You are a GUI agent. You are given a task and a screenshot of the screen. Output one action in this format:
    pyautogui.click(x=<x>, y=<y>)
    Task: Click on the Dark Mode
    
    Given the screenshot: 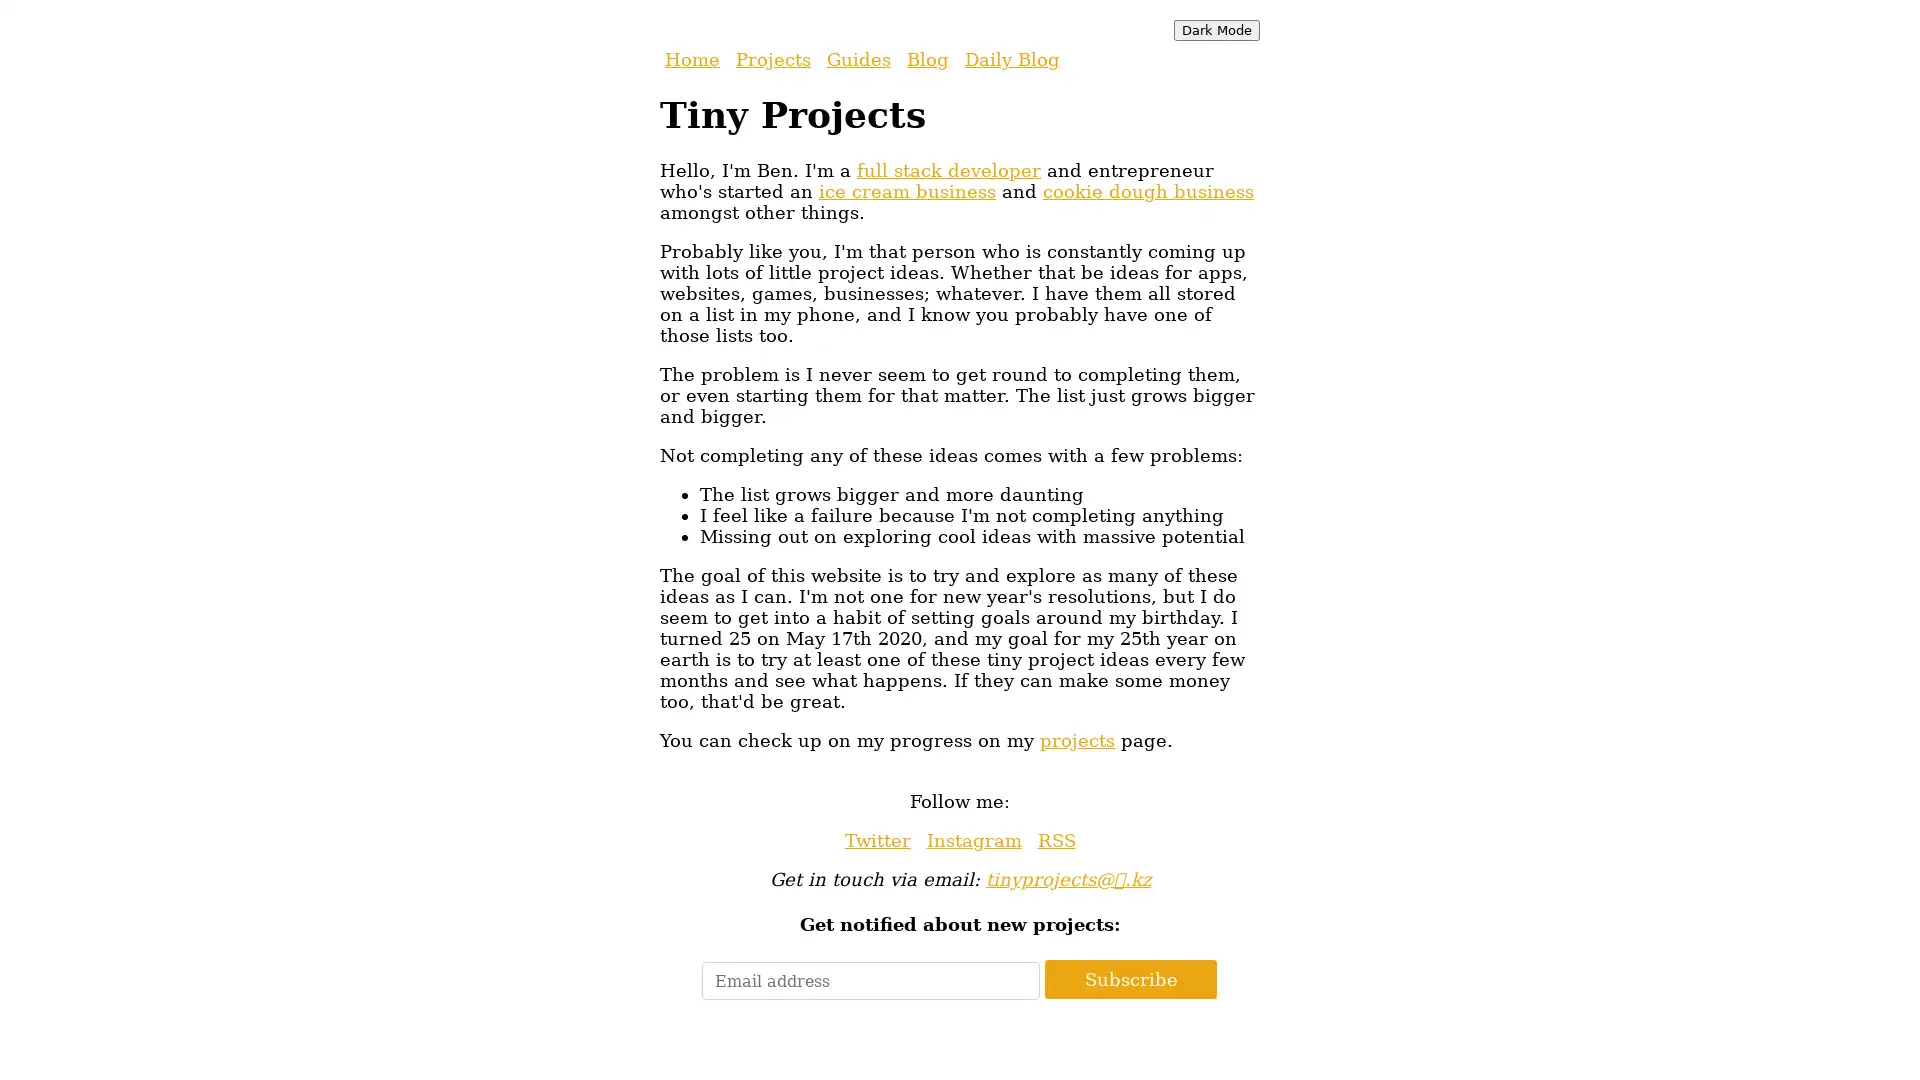 What is the action you would take?
    pyautogui.click(x=1216, y=30)
    